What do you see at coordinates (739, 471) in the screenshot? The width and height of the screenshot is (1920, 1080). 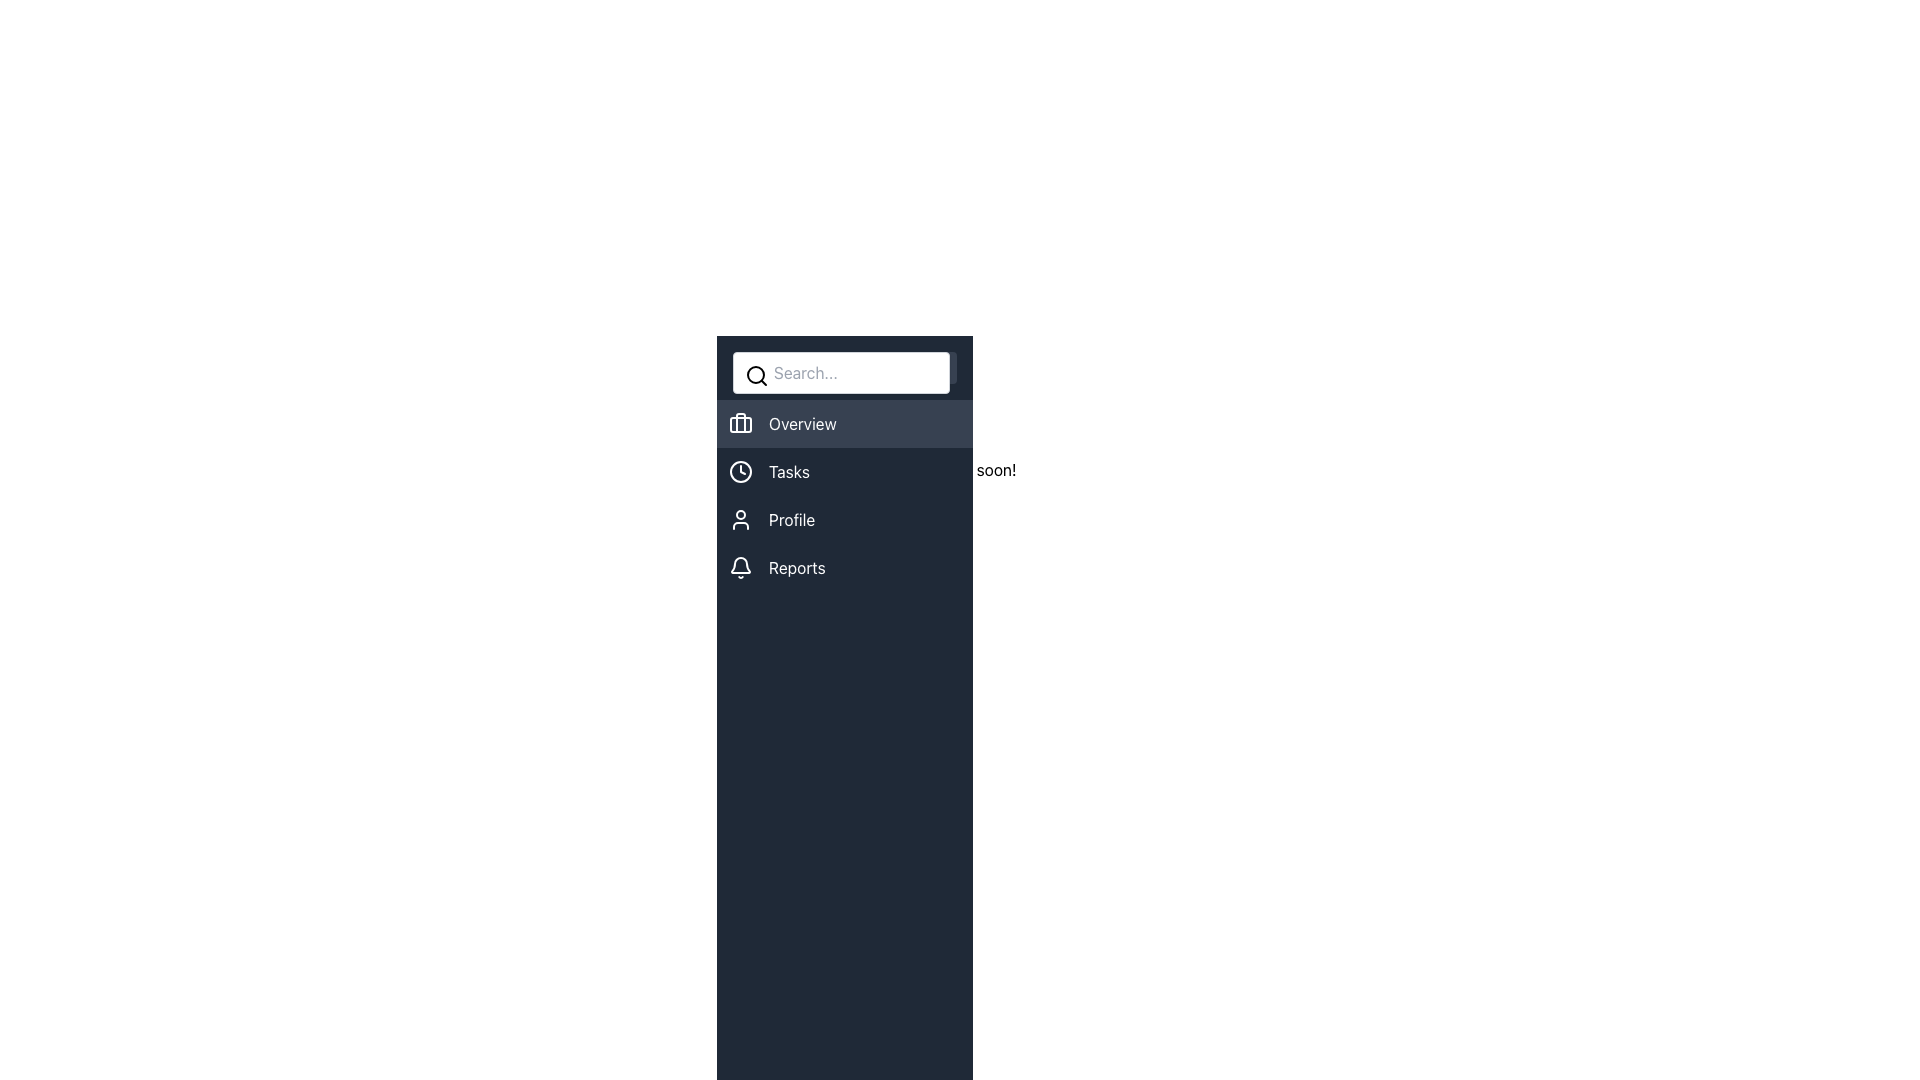 I see `the circular SVG graphic resembling a clock face, which is part of the 'Tasks' menu item located on the left side of the interface` at bounding box center [739, 471].